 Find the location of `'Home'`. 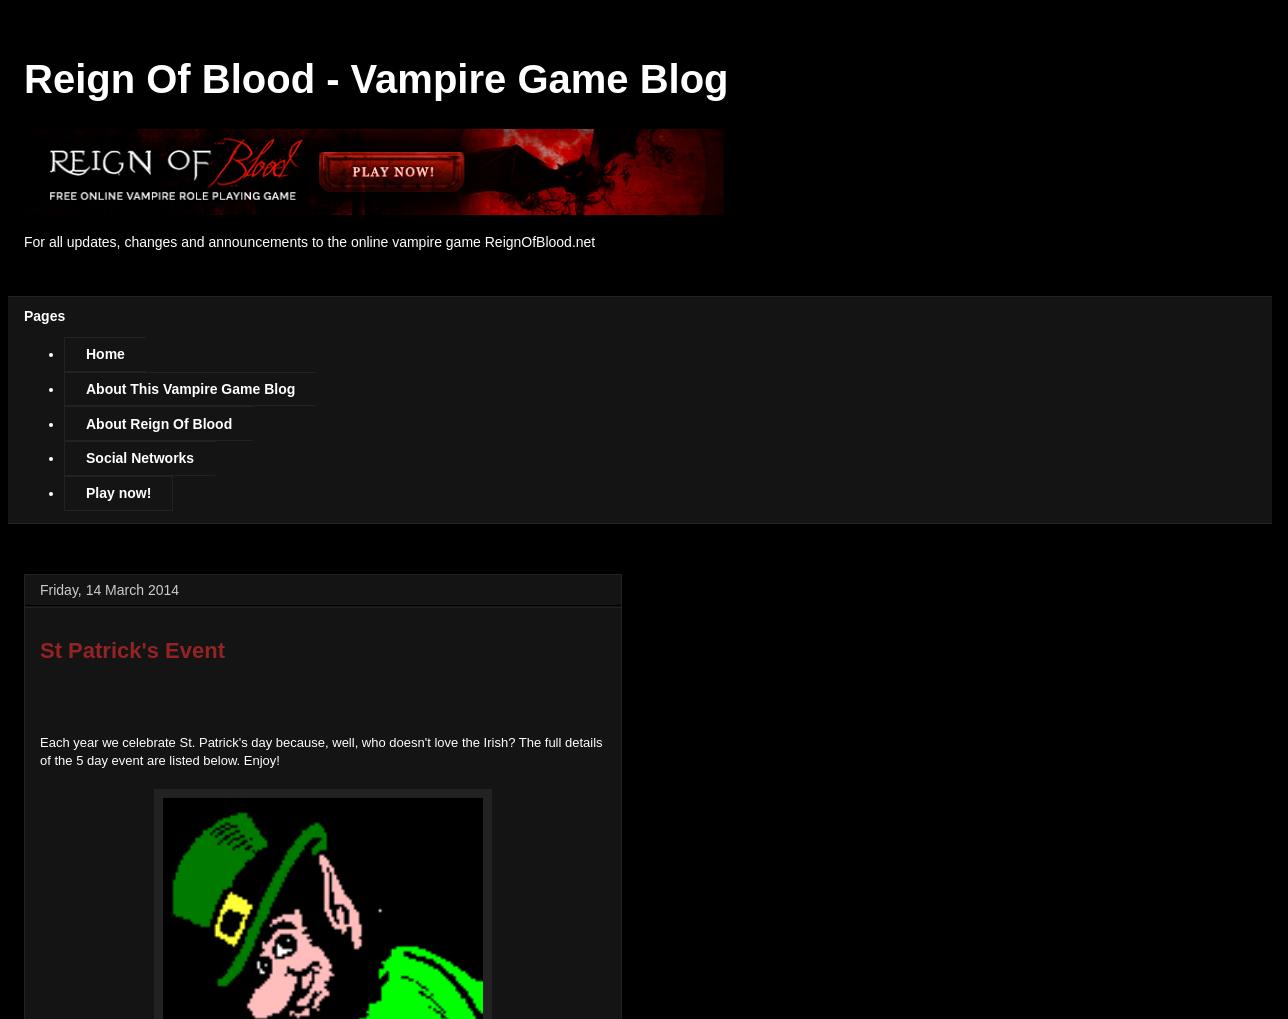

'Home' is located at coordinates (104, 354).